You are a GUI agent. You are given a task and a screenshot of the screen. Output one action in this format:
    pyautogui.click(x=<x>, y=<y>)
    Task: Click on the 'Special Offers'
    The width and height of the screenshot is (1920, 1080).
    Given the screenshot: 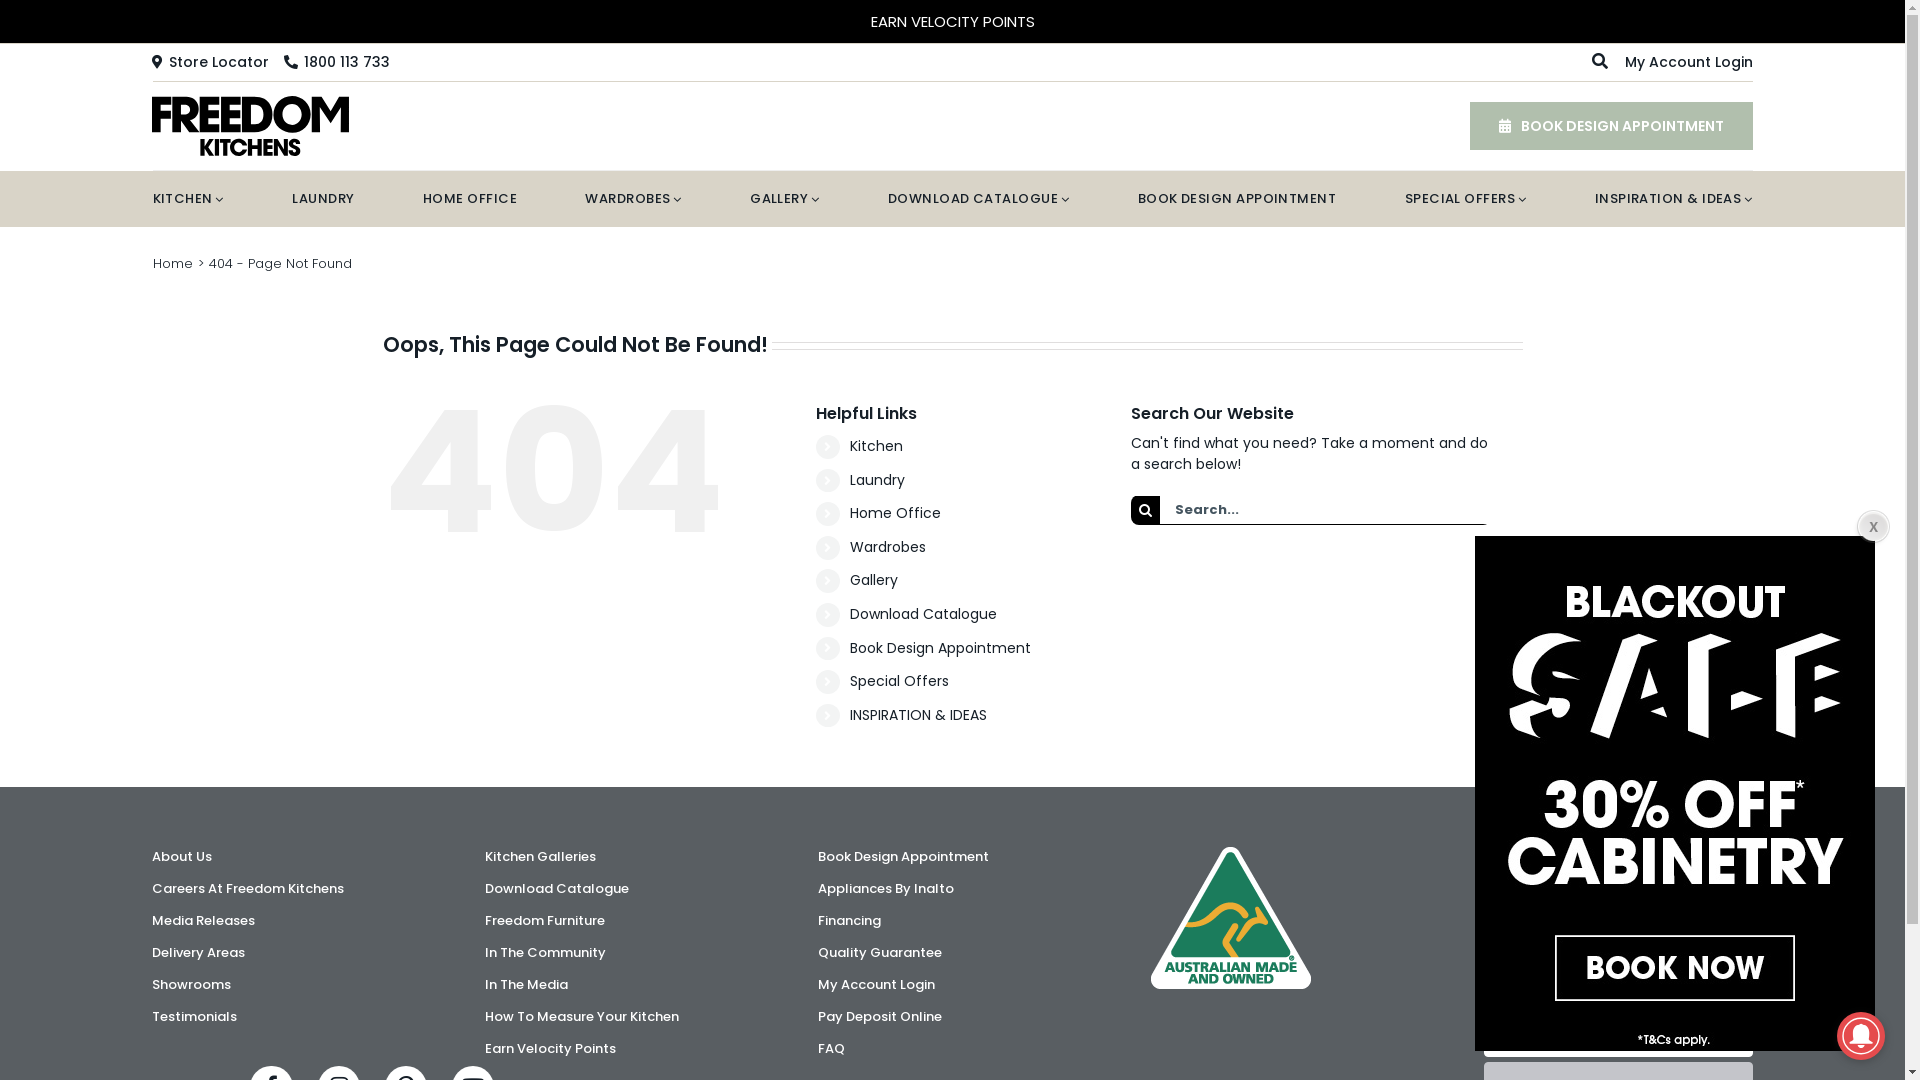 What is the action you would take?
    pyautogui.click(x=849, y=680)
    